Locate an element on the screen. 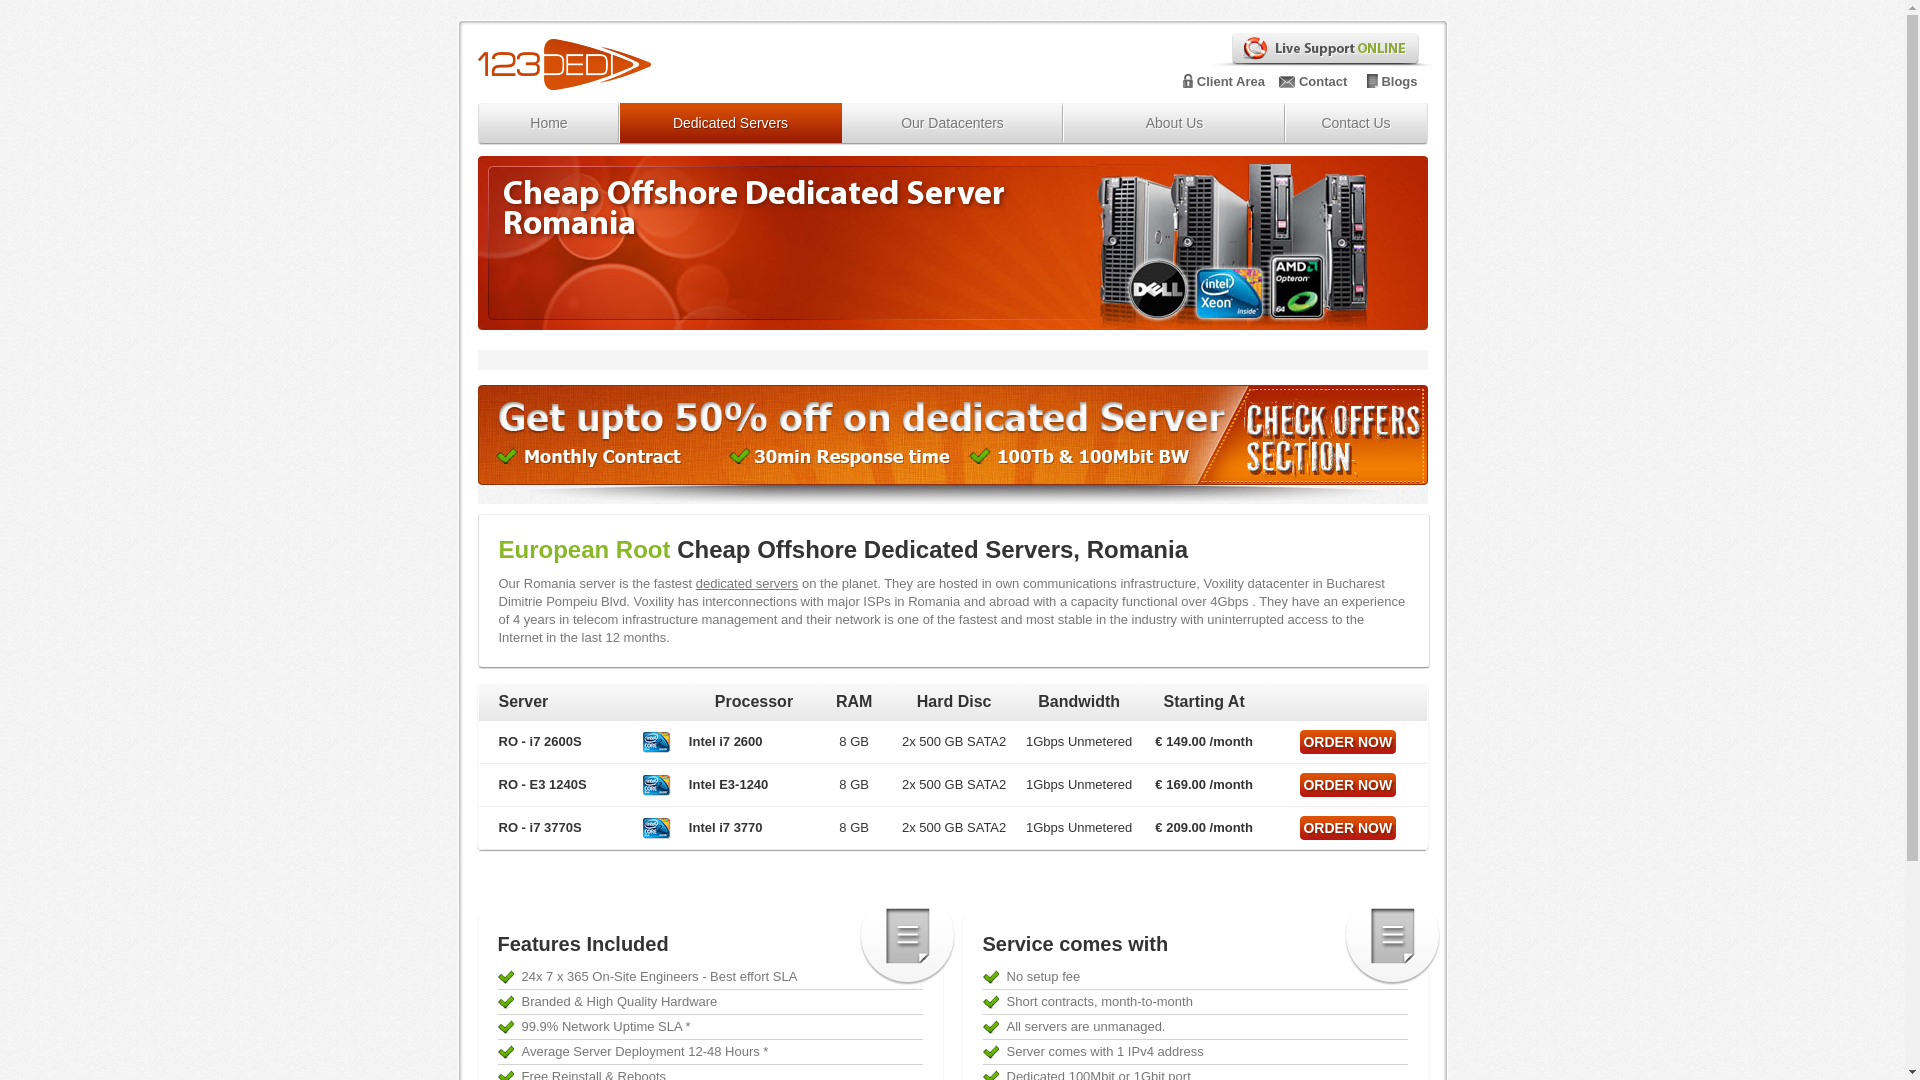 The width and height of the screenshot is (1920, 1080). 'Dedicated Servers' is located at coordinates (729, 123).